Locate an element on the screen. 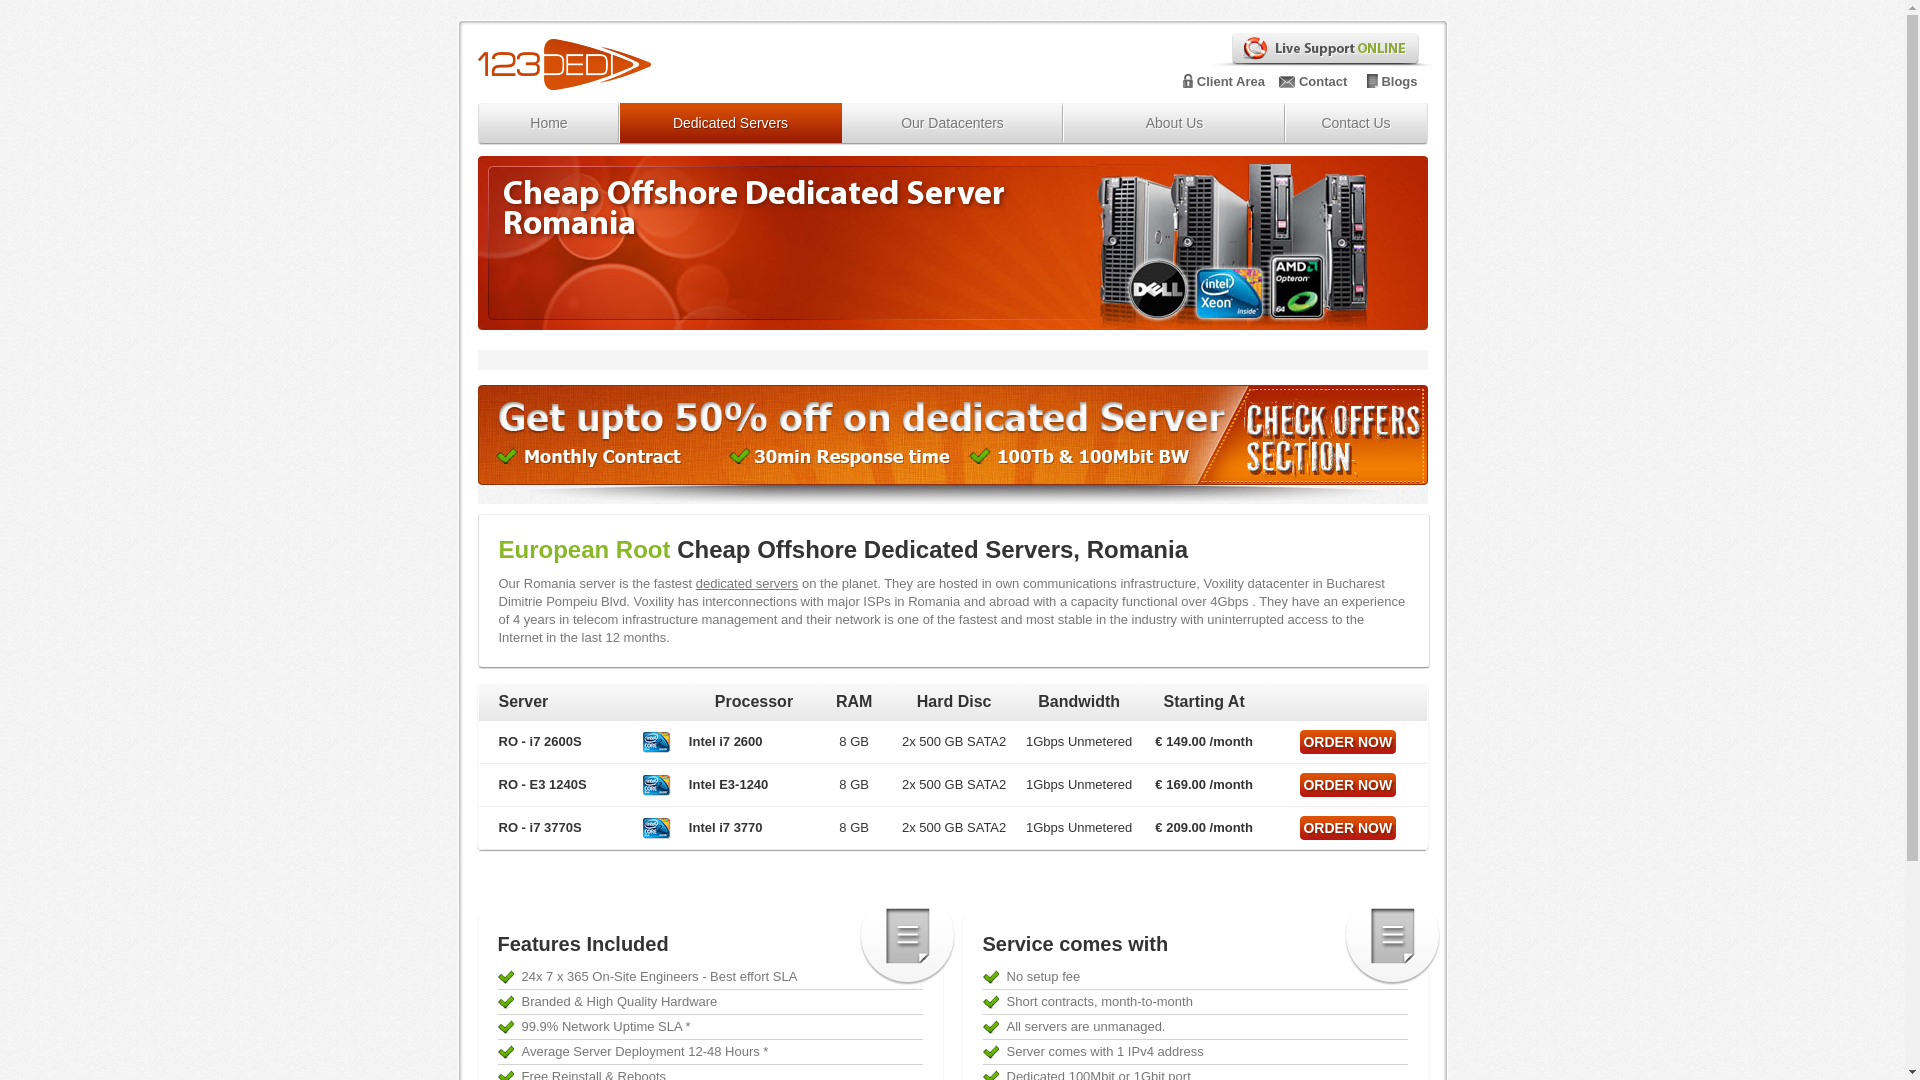 The width and height of the screenshot is (1920, 1080). 'Dedicated Servers' is located at coordinates (729, 123).